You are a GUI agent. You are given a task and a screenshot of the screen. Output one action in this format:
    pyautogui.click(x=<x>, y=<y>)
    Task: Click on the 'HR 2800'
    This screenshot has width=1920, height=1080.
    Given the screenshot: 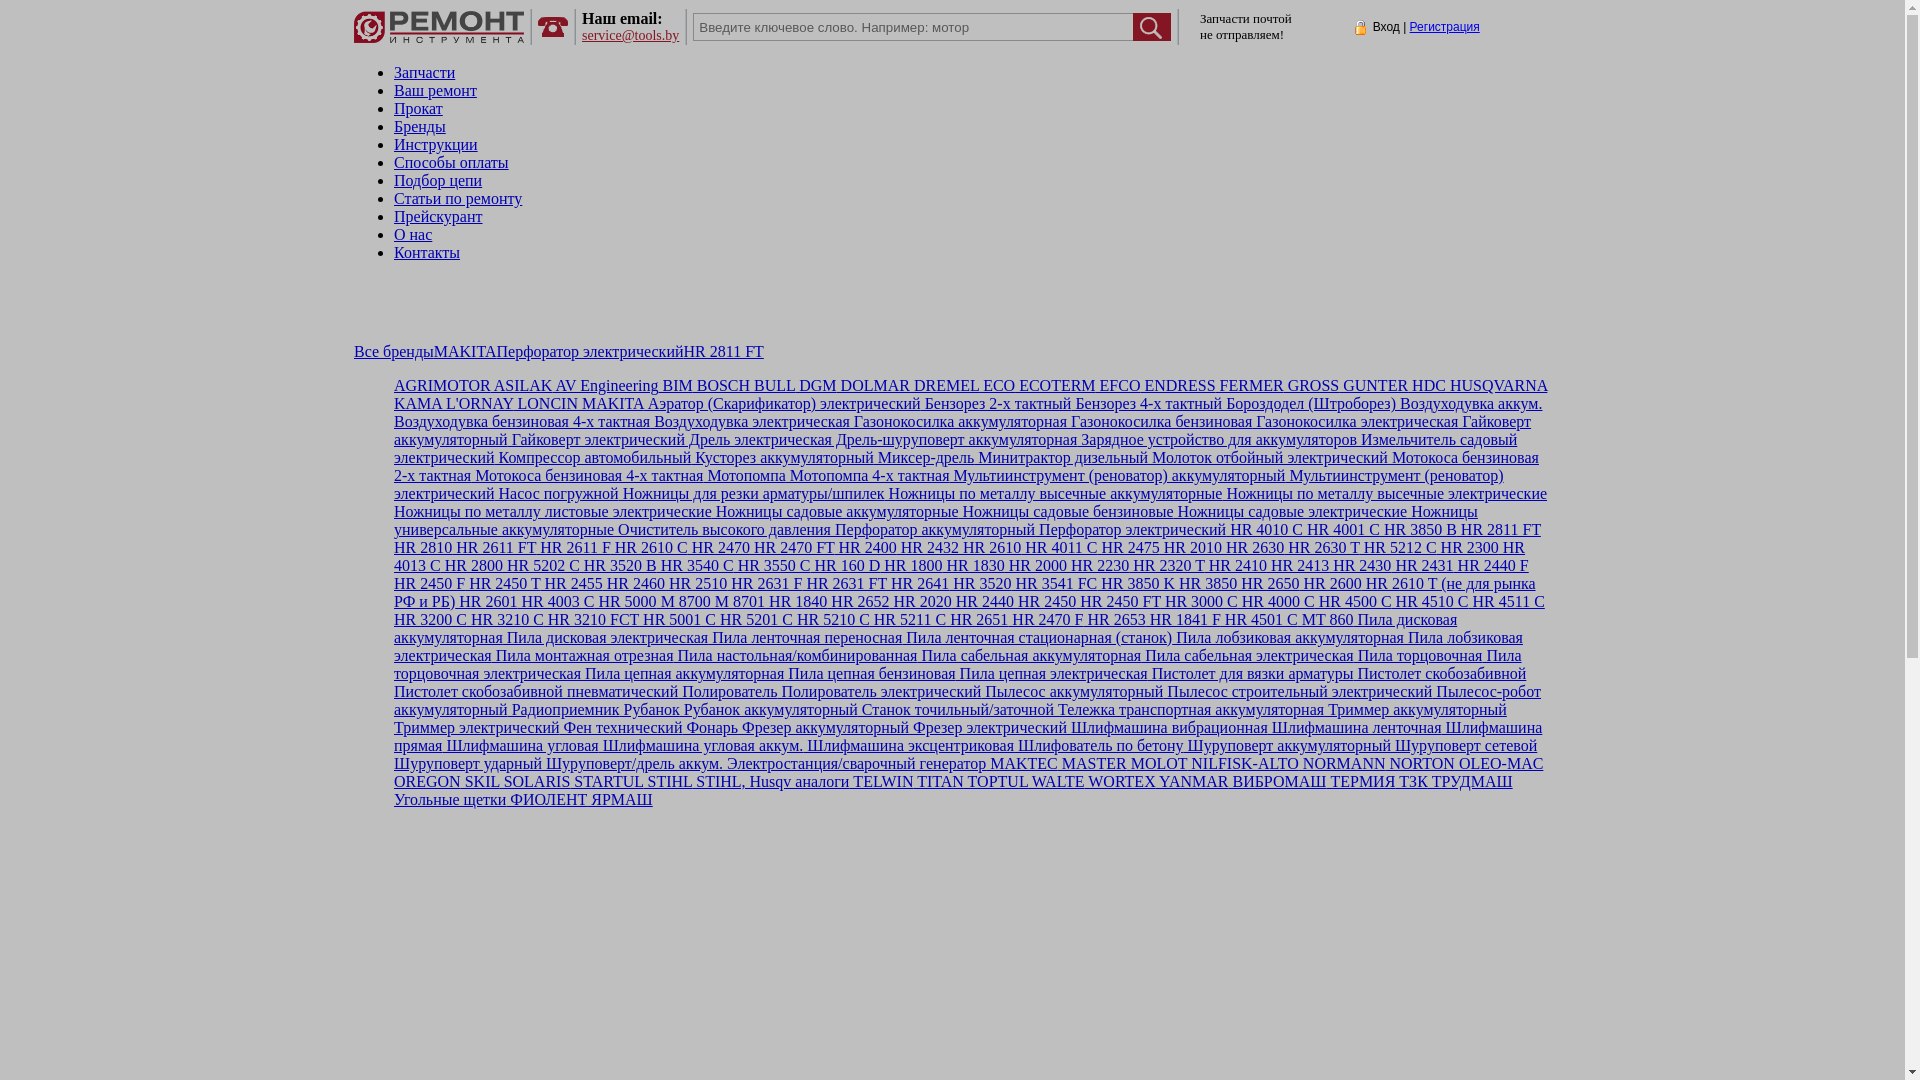 What is the action you would take?
    pyautogui.click(x=470, y=565)
    